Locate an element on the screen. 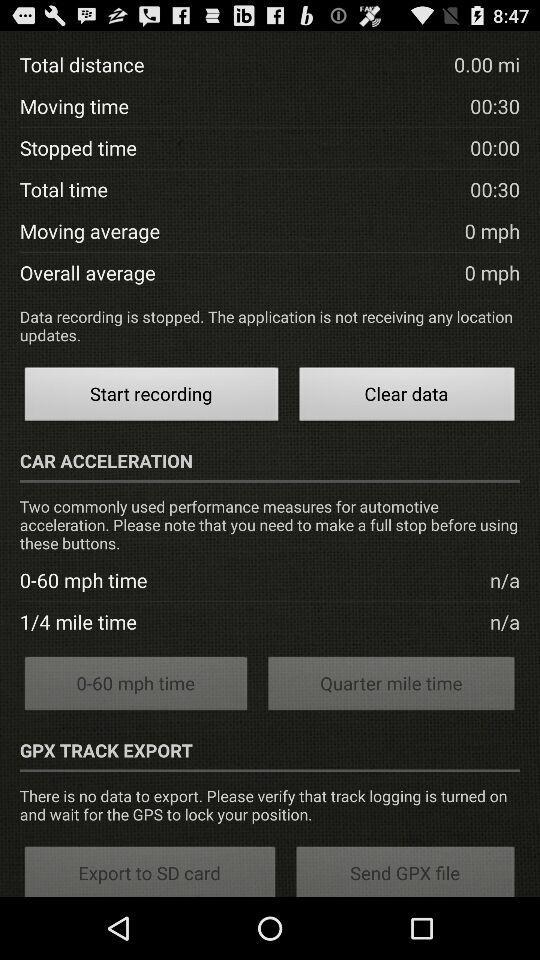 This screenshot has height=960, width=540. clear data button is located at coordinates (406, 396).